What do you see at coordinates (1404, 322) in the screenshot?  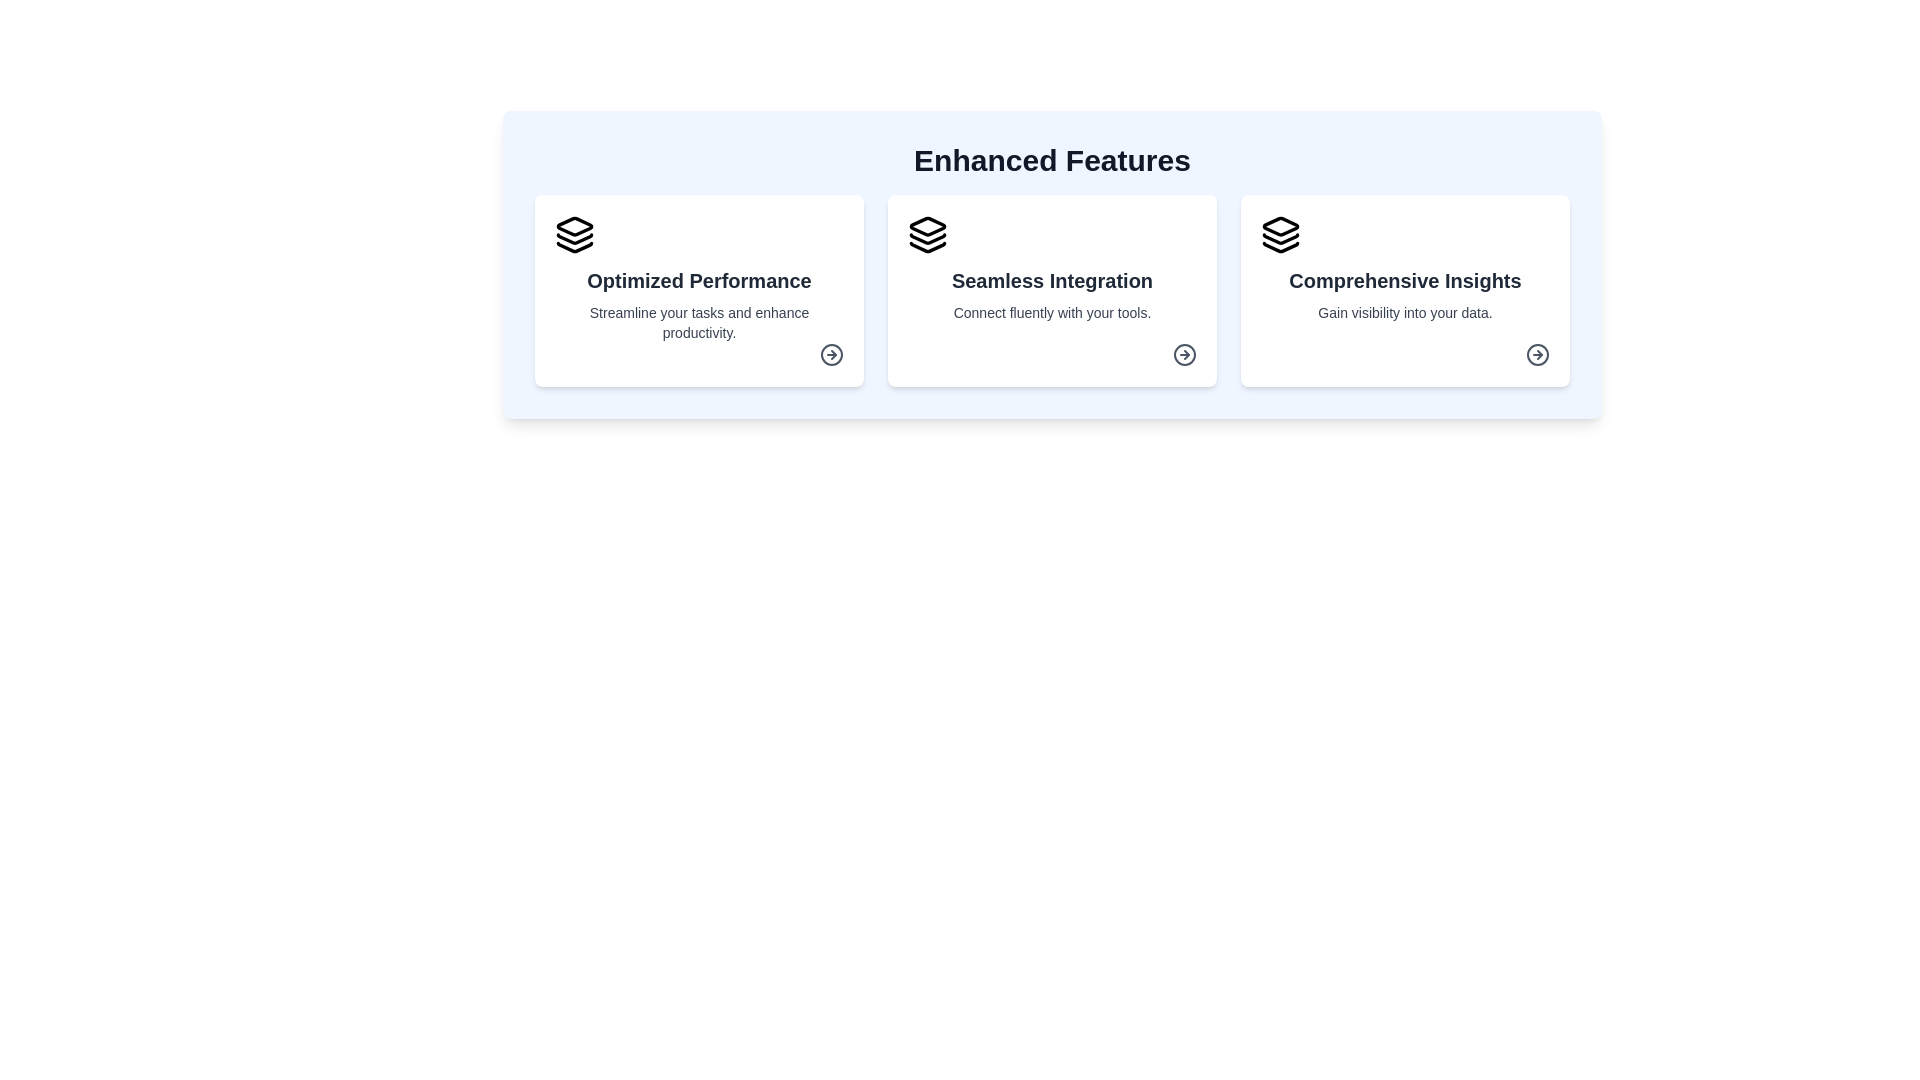 I see `the static text label that reads 'Gain visibility into your data.' which is located below the heading 'Comprehensive Insights' in the rightmost card labeled 'Enhanced Features'` at bounding box center [1404, 322].